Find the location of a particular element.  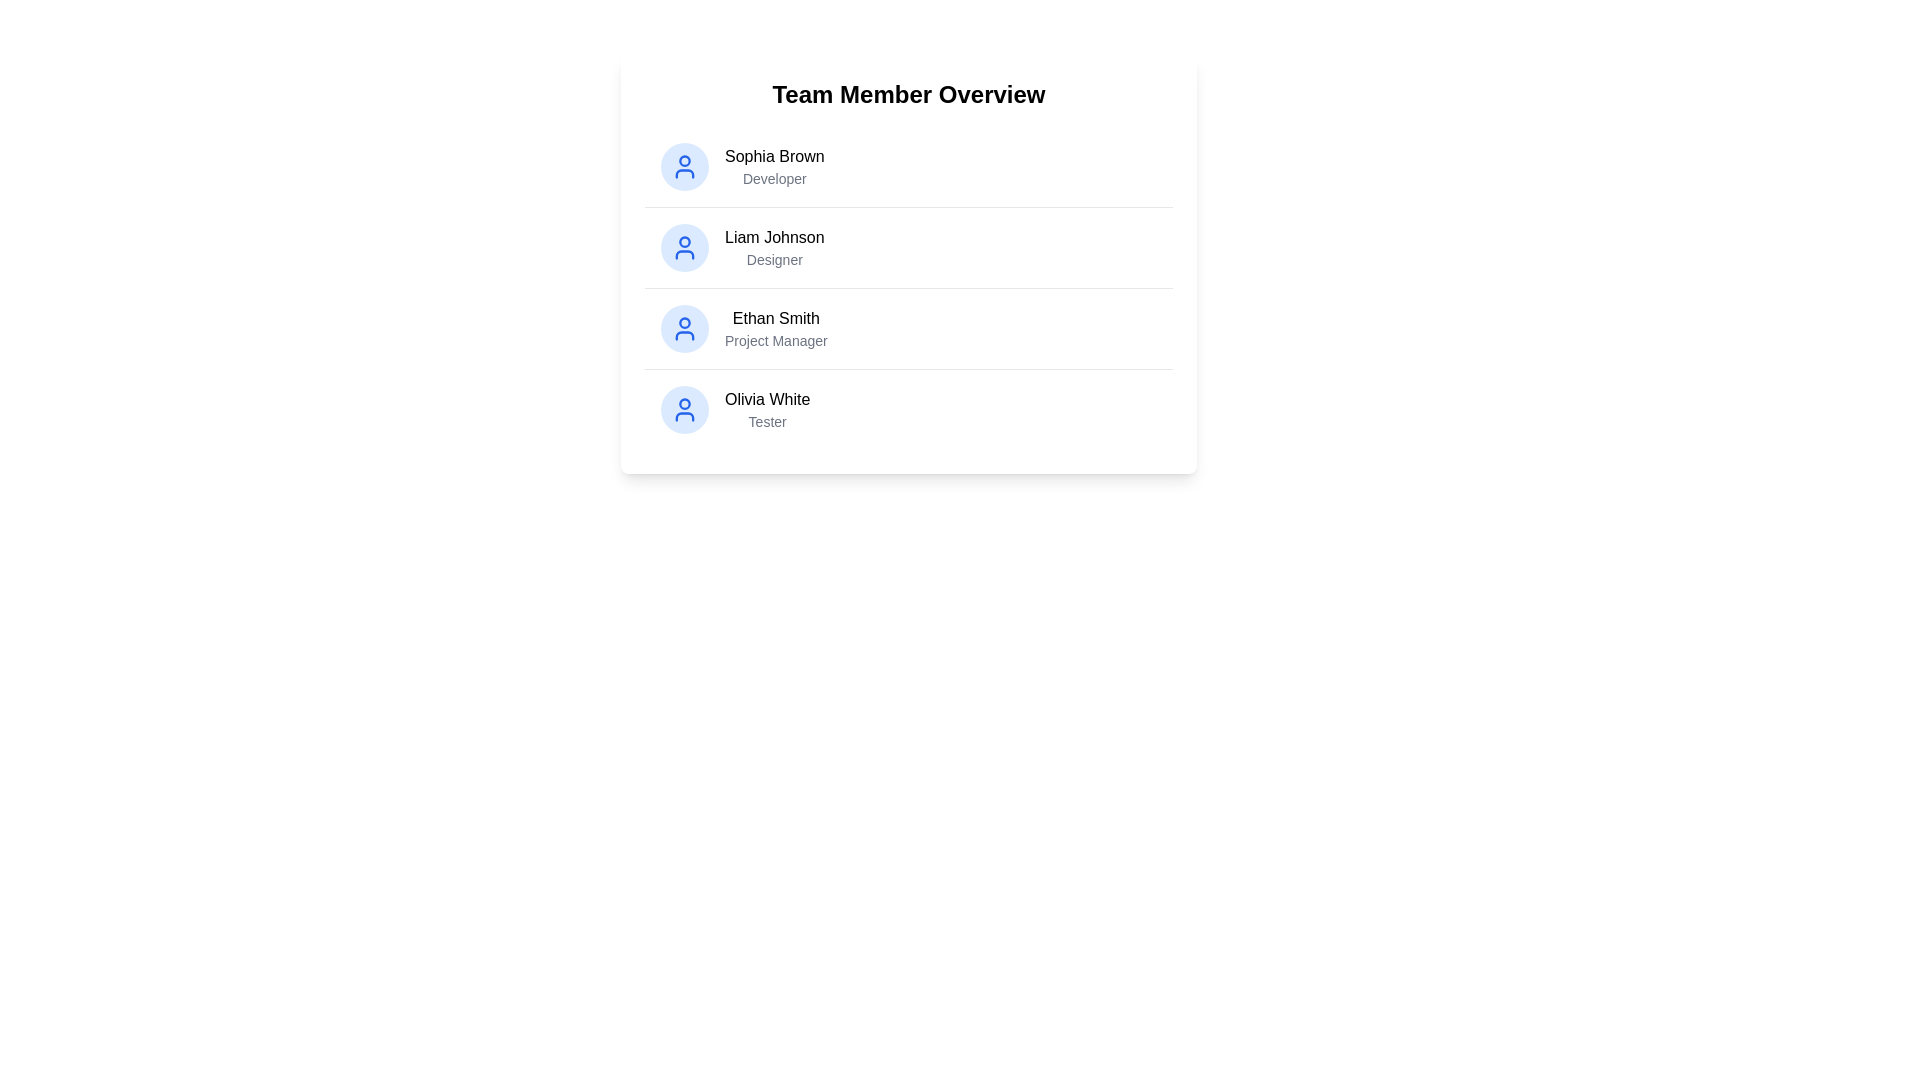

the graphical icon representing the team member 'Ethan Smith' in the 'Project Manager' entry, located in the third row under 'Team Member Overview' is located at coordinates (685, 334).